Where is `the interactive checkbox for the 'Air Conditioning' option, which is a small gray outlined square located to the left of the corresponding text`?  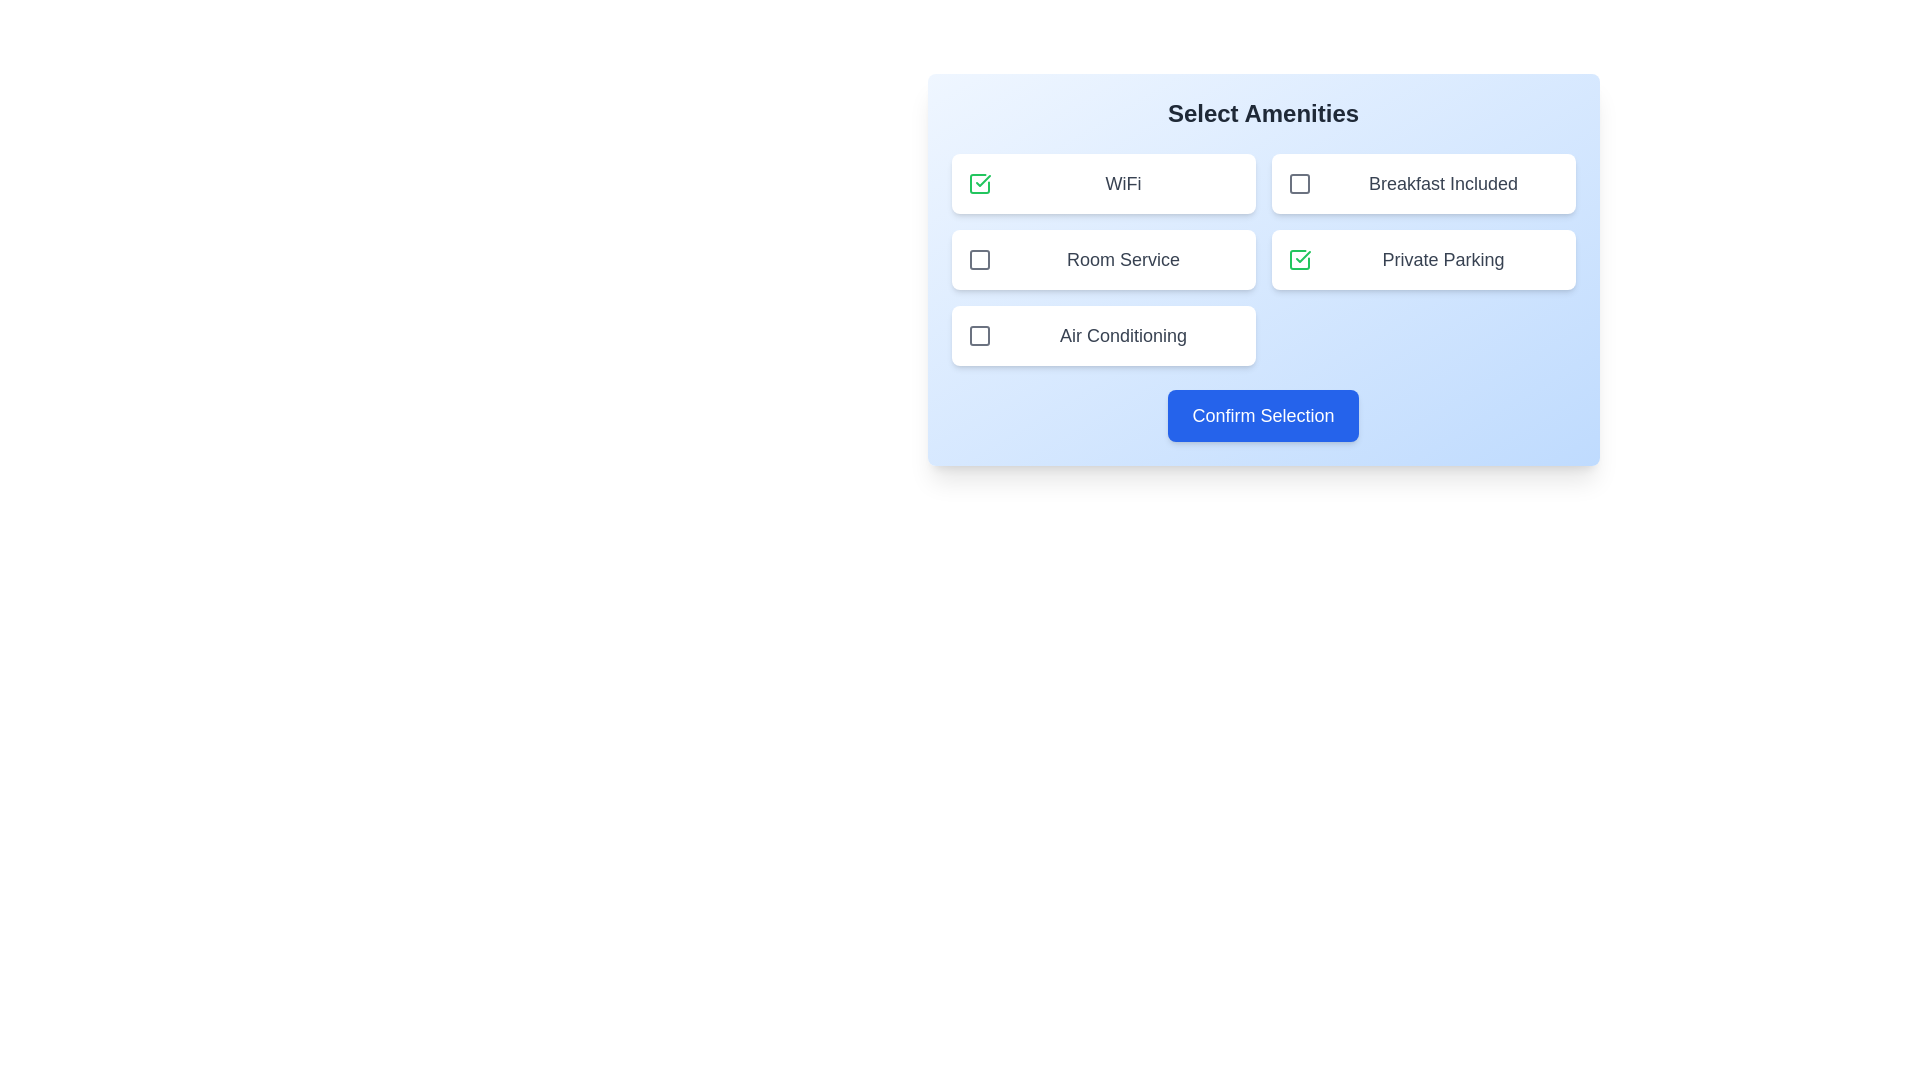 the interactive checkbox for the 'Air Conditioning' option, which is a small gray outlined square located to the left of the corresponding text is located at coordinates (979, 334).